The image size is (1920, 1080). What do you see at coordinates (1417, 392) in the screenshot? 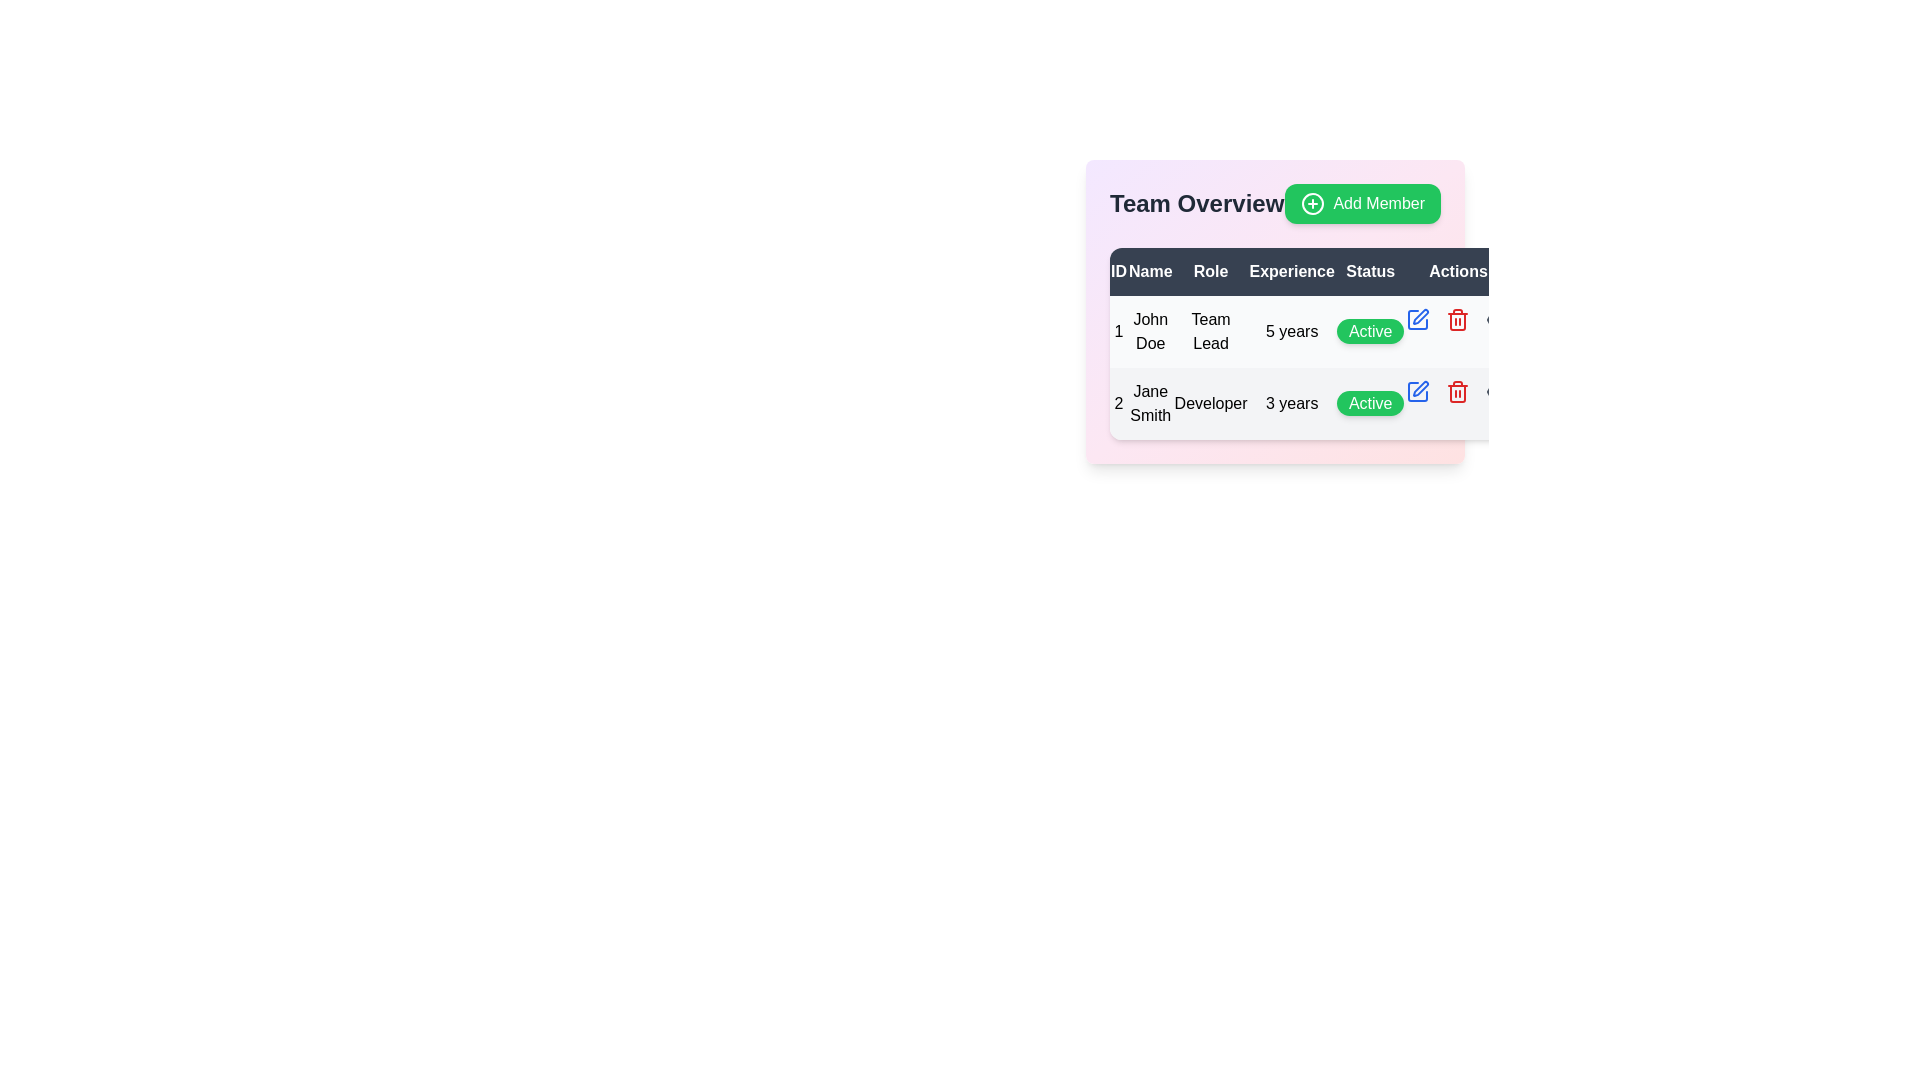
I see `the edit icon button in the Actions column for Jane Smith's row to change its color` at bounding box center [1417, 392].